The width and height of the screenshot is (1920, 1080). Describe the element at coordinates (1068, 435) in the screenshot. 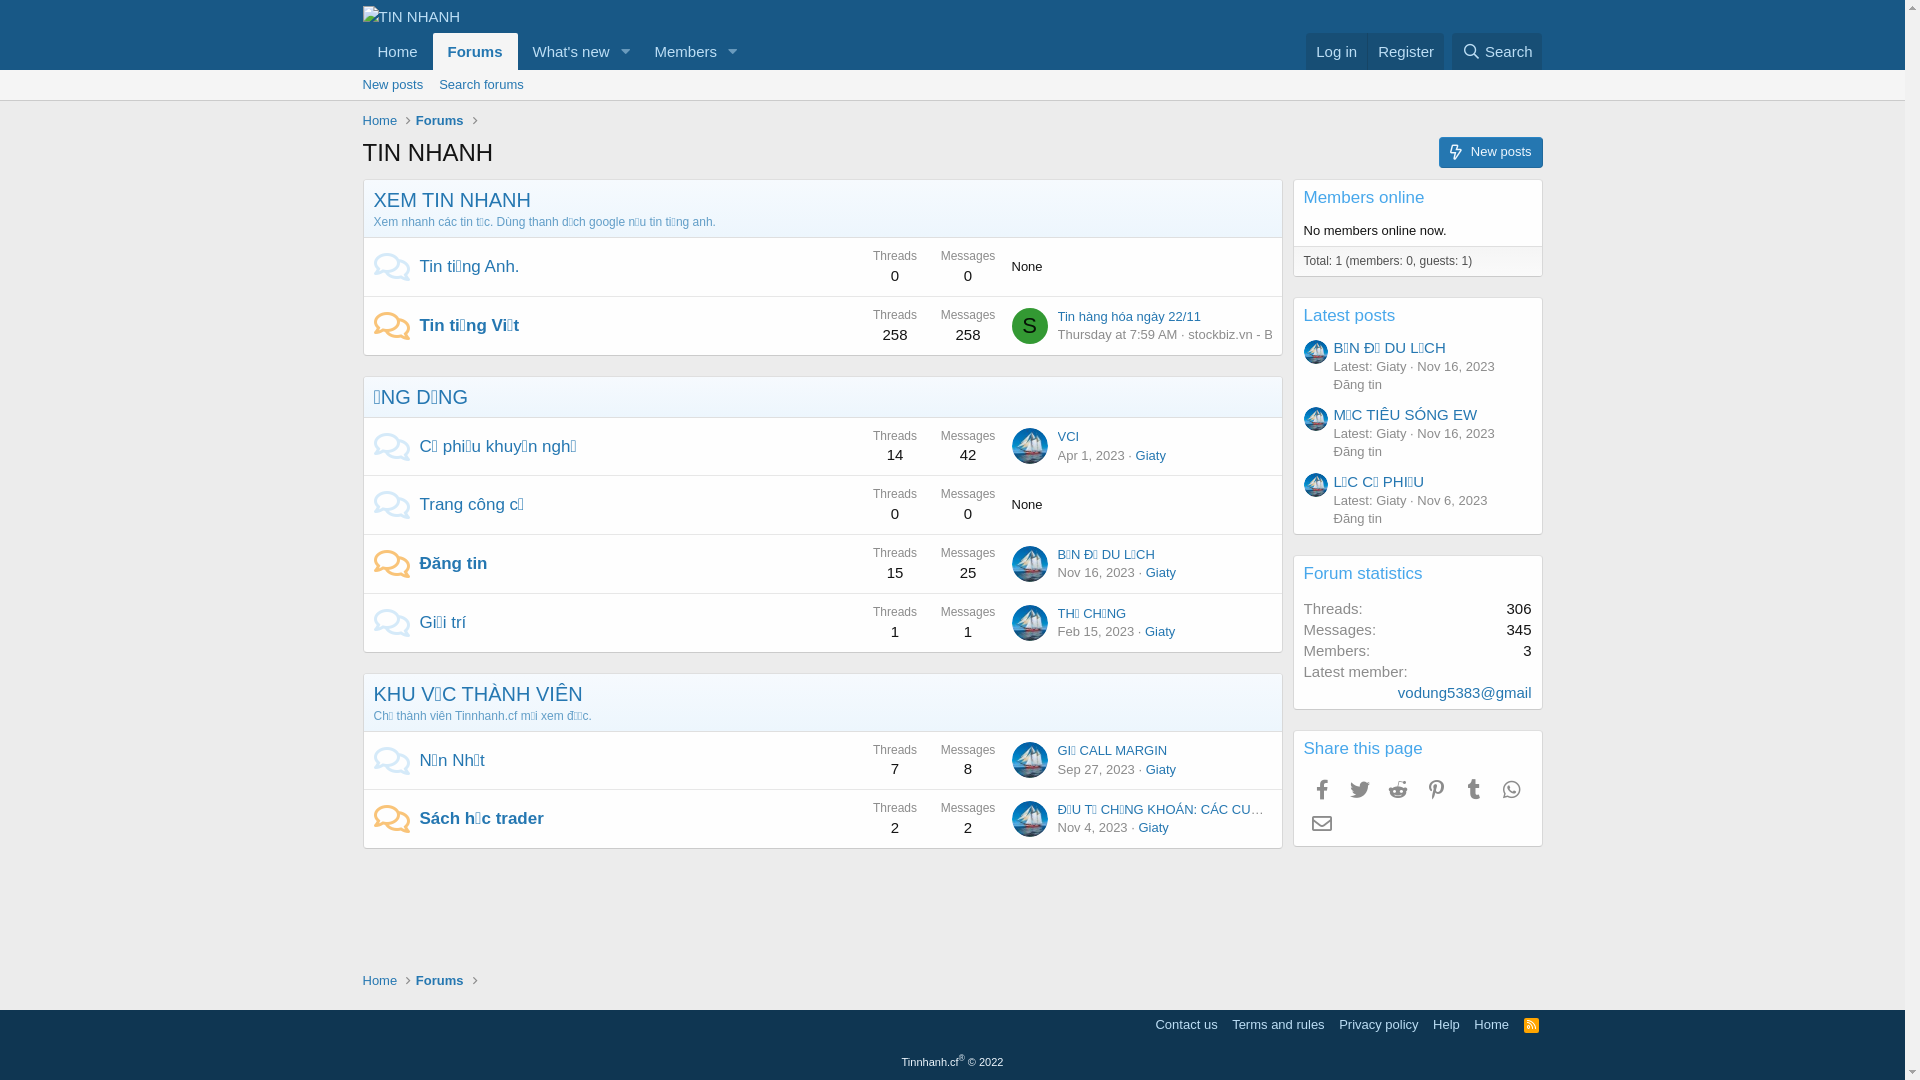

I see `'VCI'` at that location.